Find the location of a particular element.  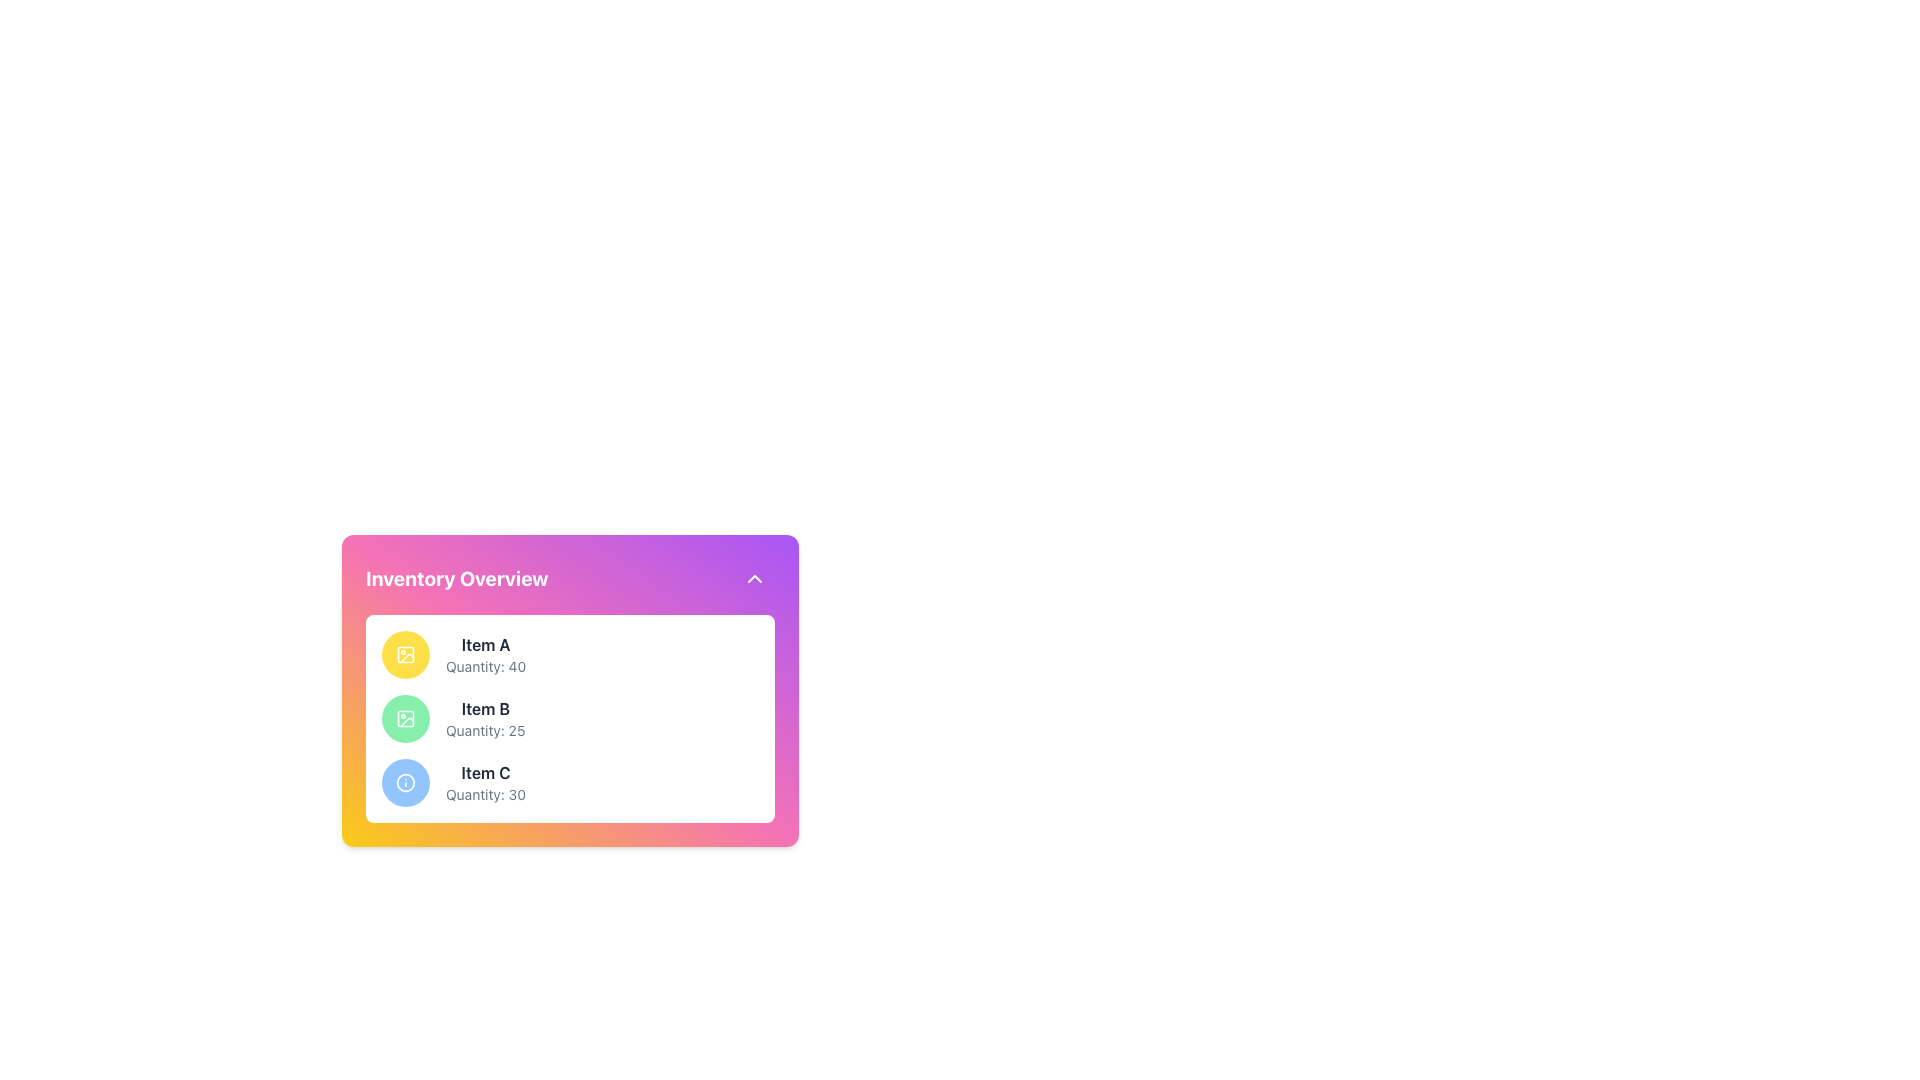

the static text label displaying 'Quantity: 30', which is located below 'Item C' in the vertical list of items is located at coordinates (485, 793).